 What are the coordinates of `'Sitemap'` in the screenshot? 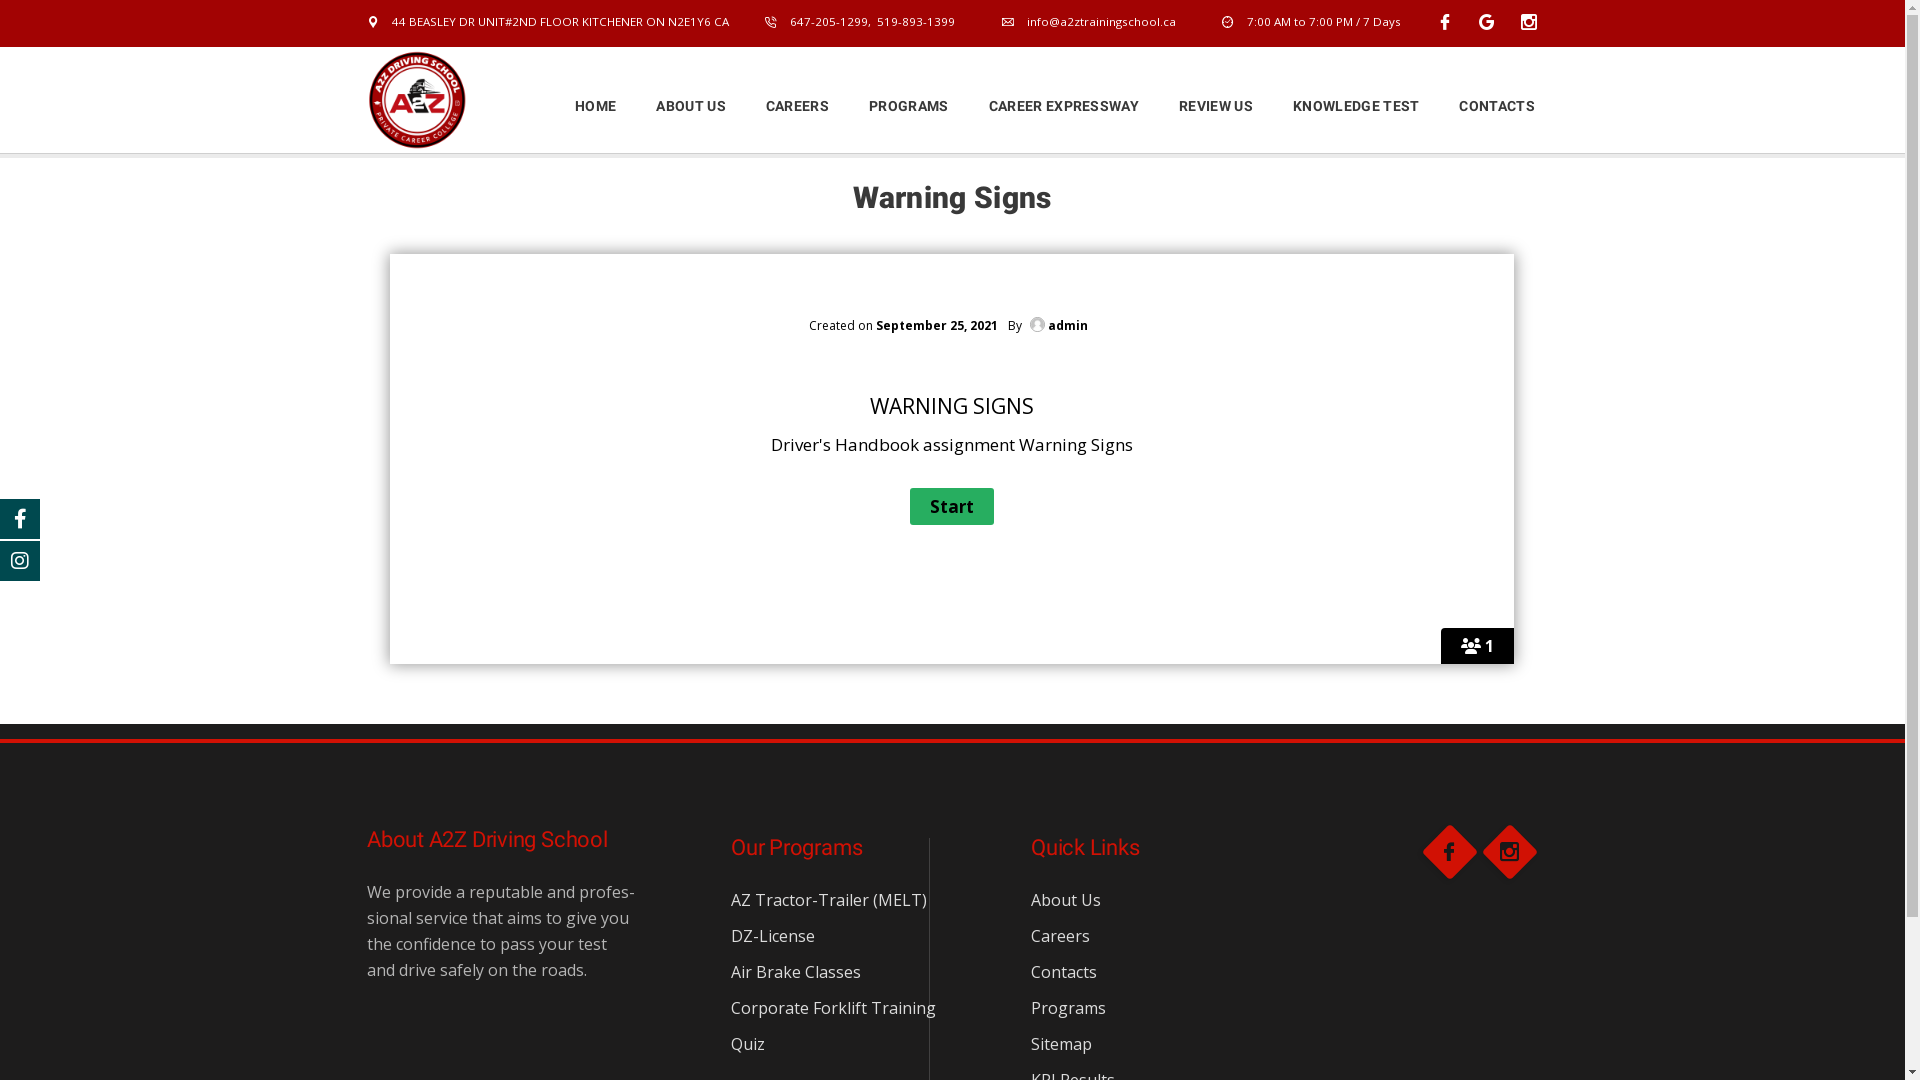 It's located at (1060, 1043).